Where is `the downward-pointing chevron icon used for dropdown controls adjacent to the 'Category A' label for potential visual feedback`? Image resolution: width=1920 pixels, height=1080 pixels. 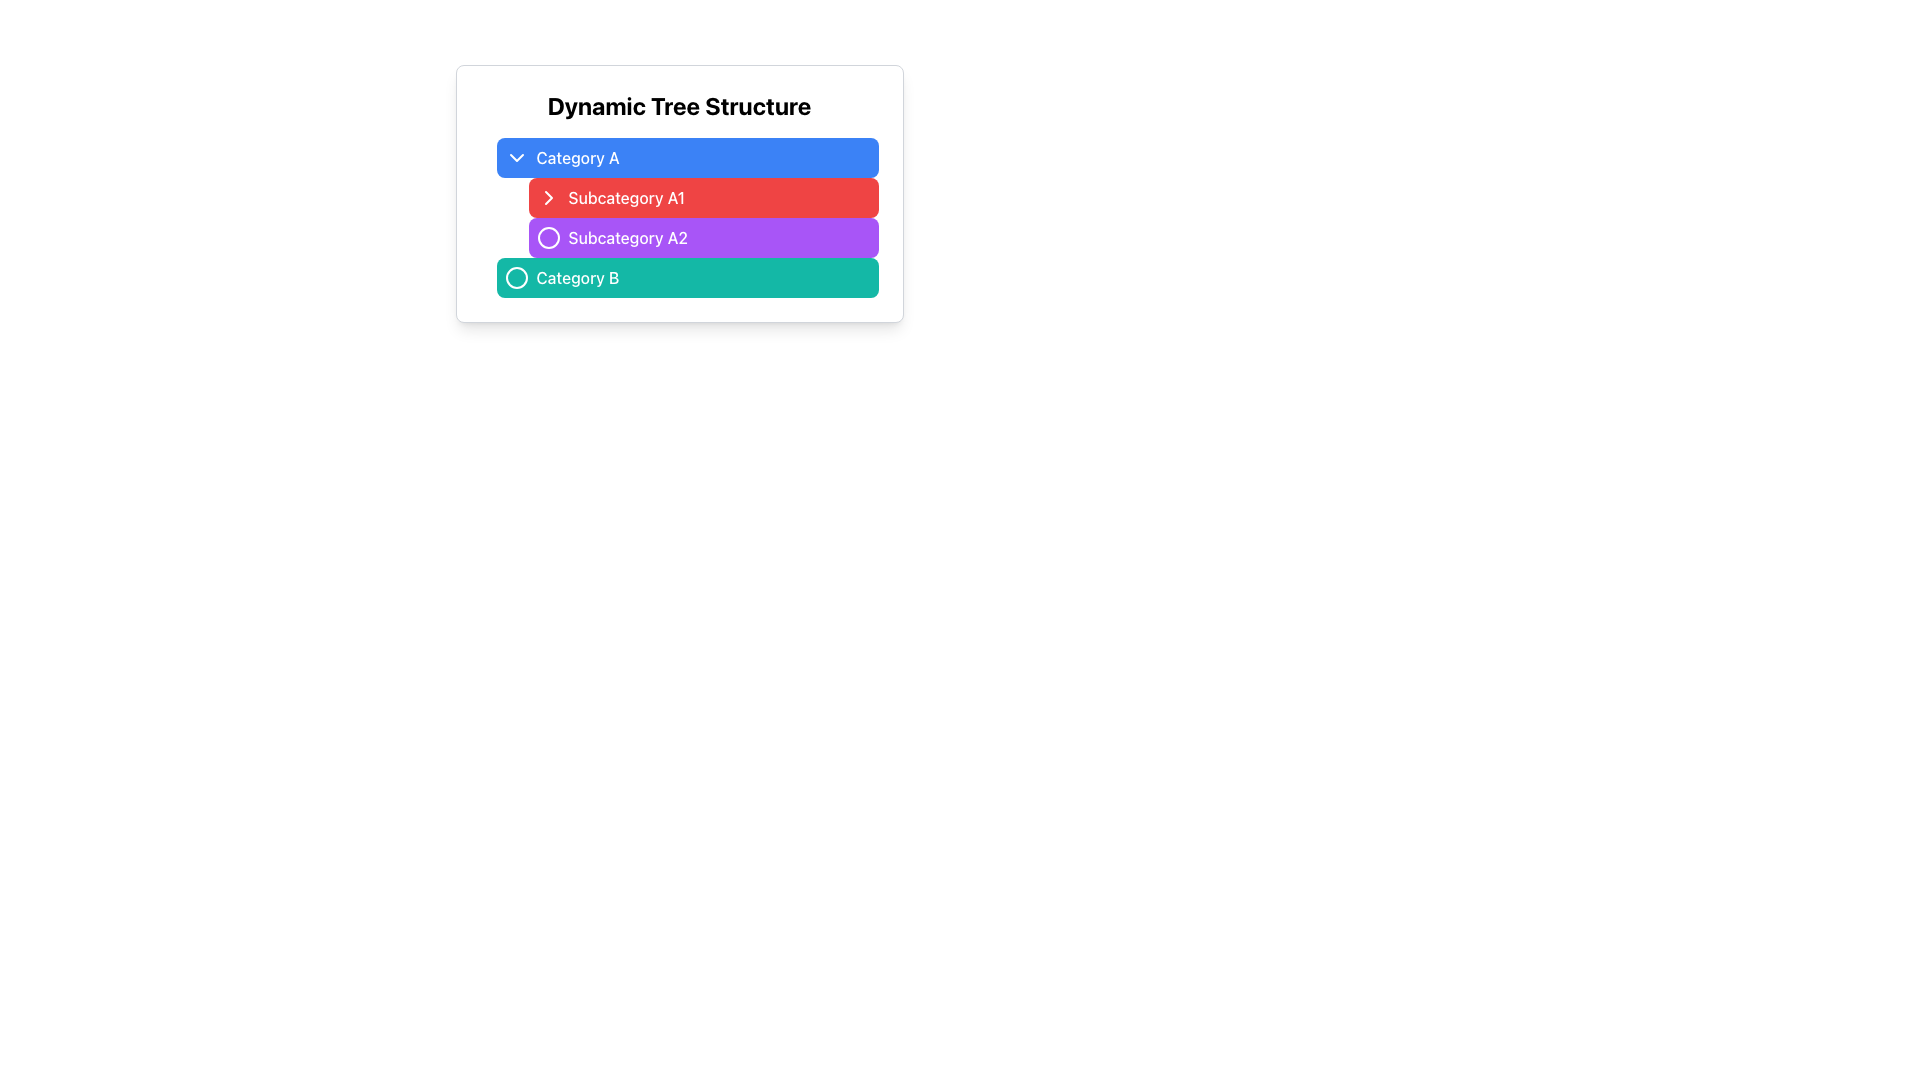
the downward-pointing chevron icon used for dropdown controls adjacent to the 'Category A' label for potential visual feedback is located at coordinates (516, 157).